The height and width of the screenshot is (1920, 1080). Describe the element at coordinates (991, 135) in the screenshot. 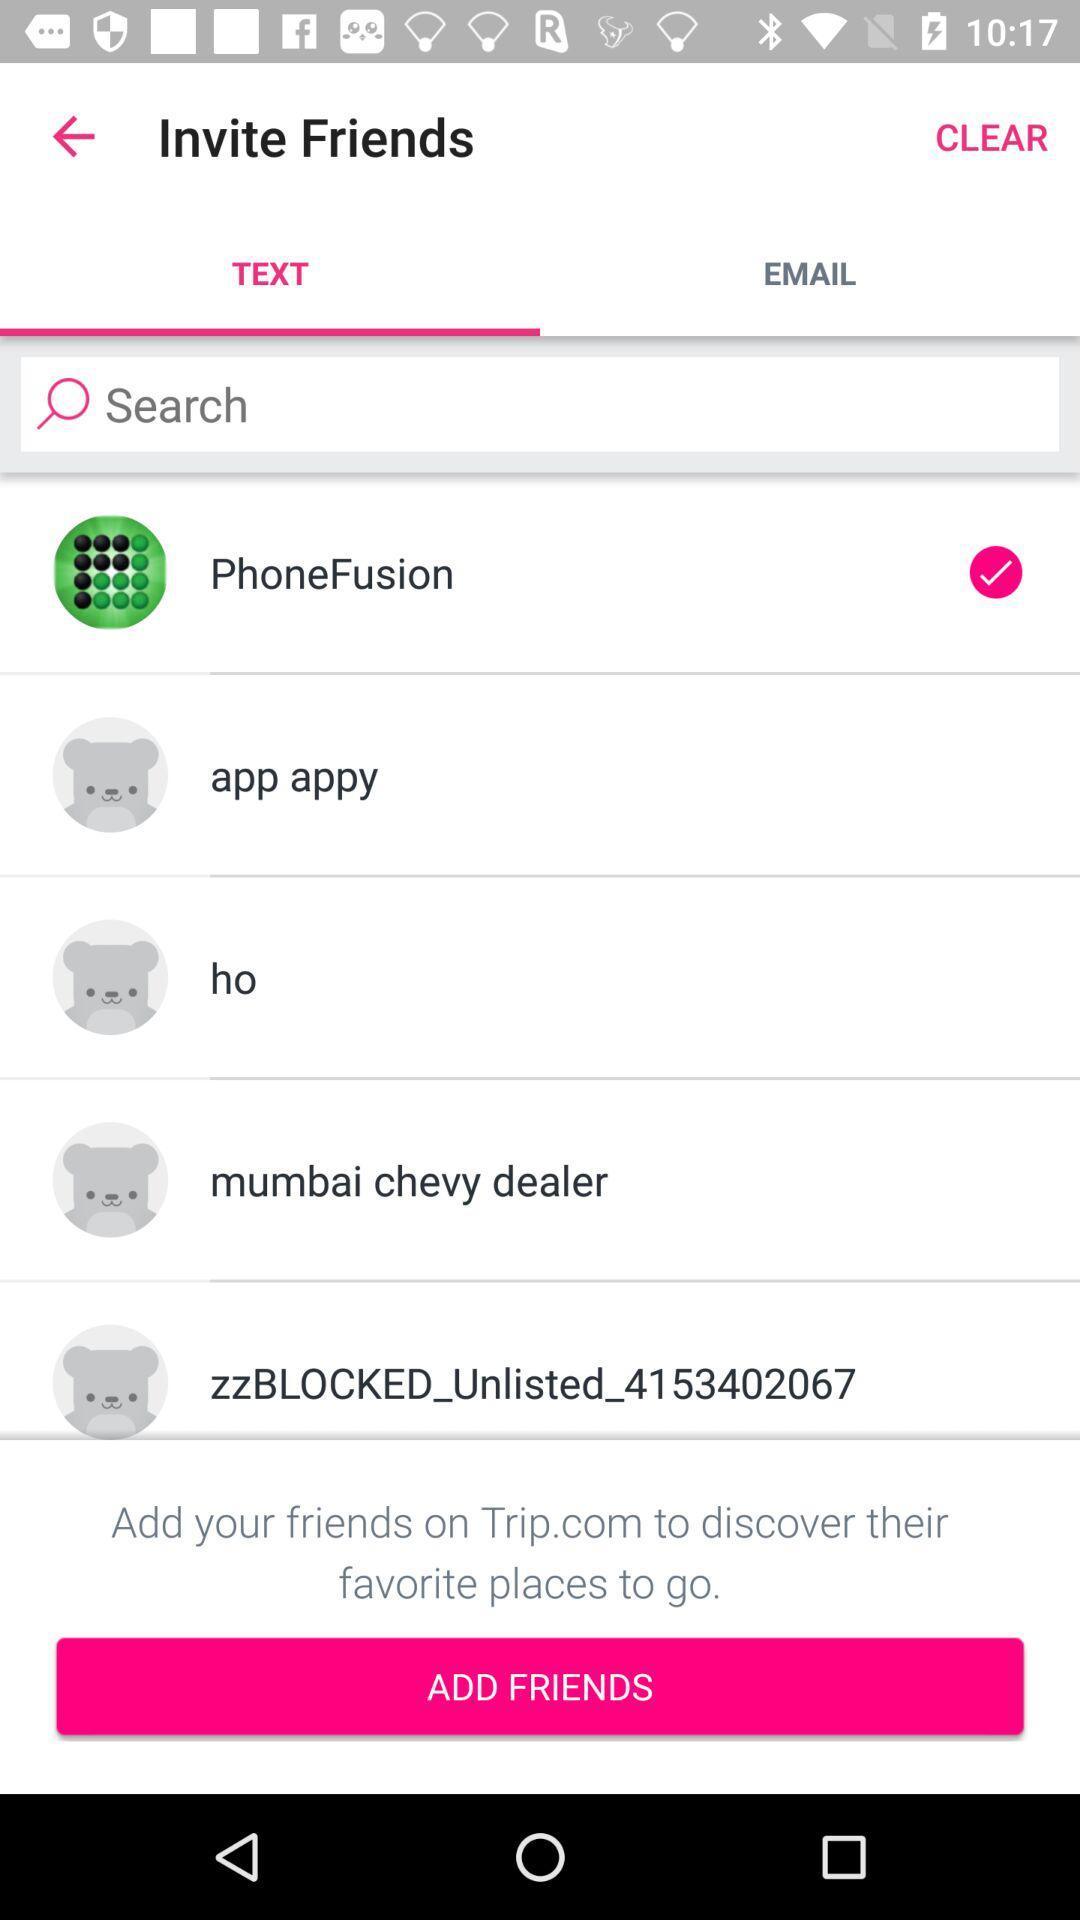

I see `clear` at that location.